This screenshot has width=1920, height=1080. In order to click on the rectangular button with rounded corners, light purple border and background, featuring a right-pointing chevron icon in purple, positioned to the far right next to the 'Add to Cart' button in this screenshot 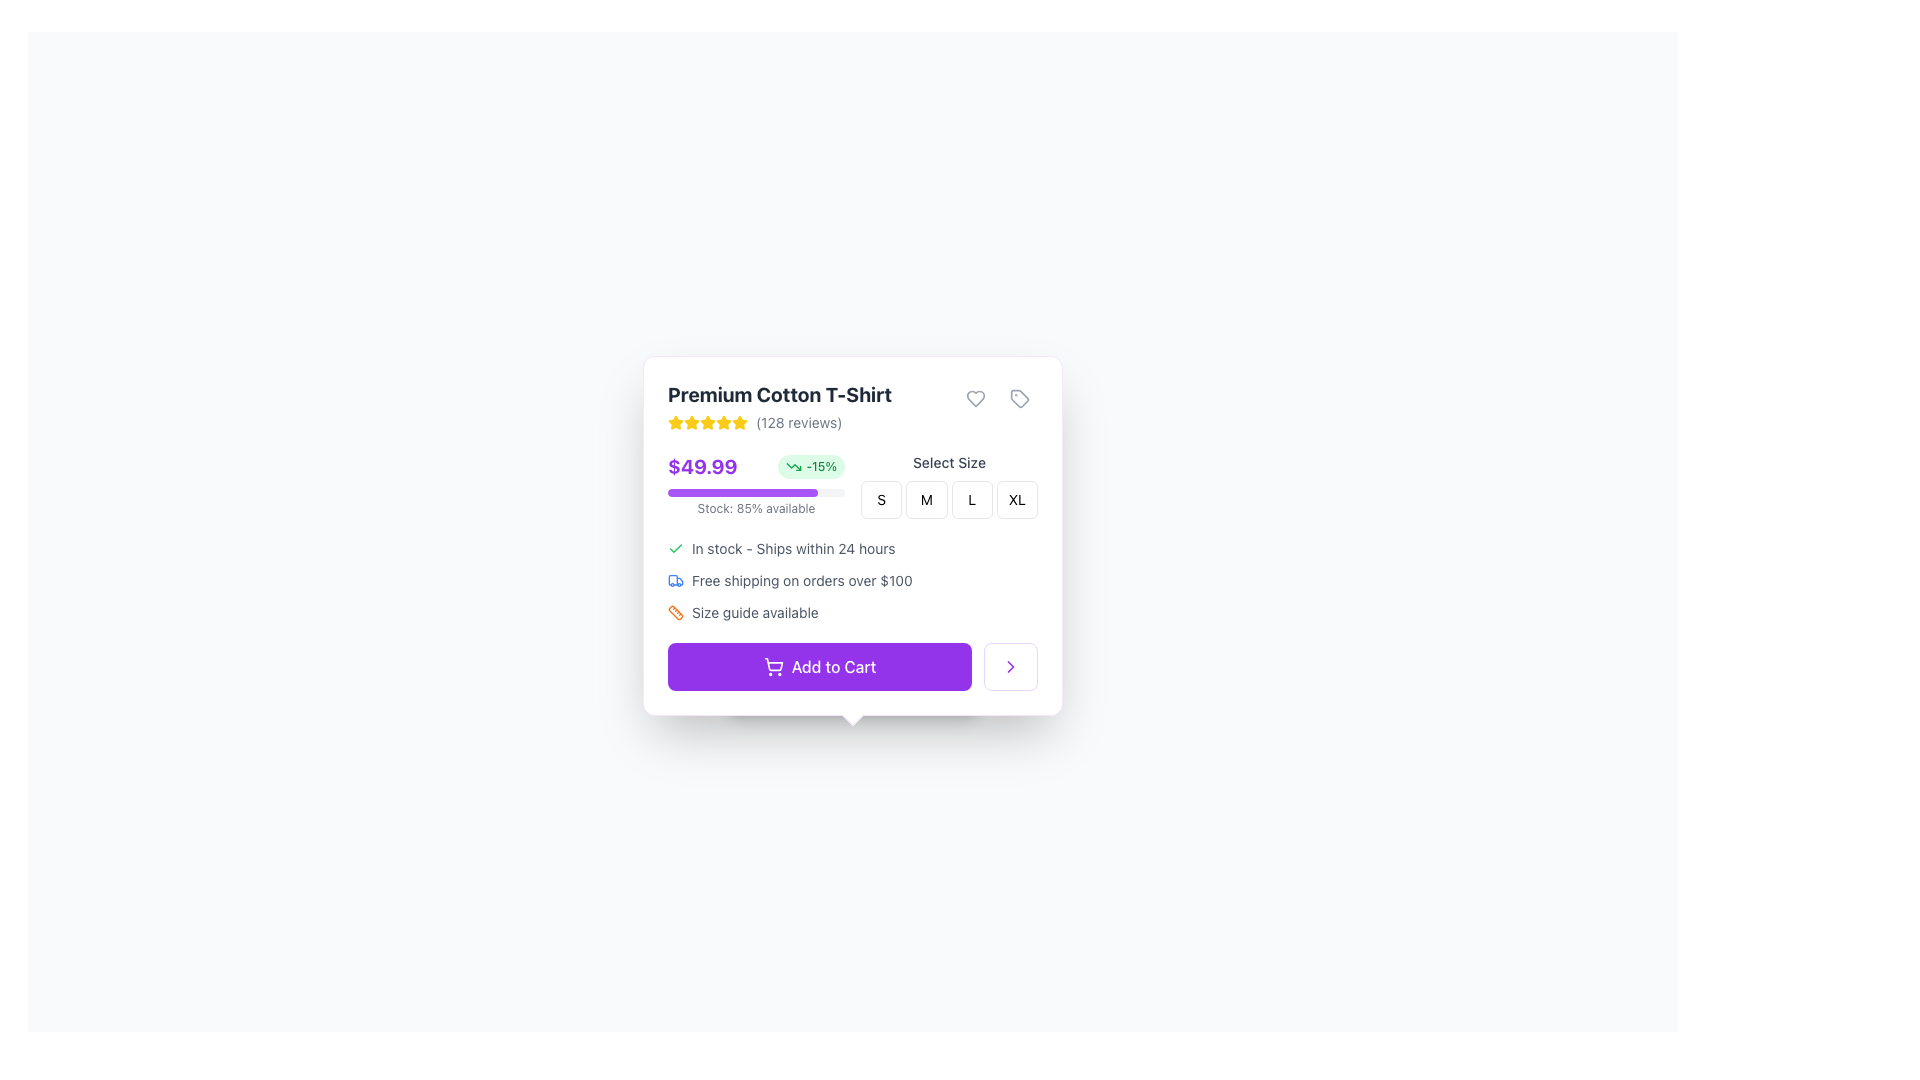, I will do `click(1011, 667)`.